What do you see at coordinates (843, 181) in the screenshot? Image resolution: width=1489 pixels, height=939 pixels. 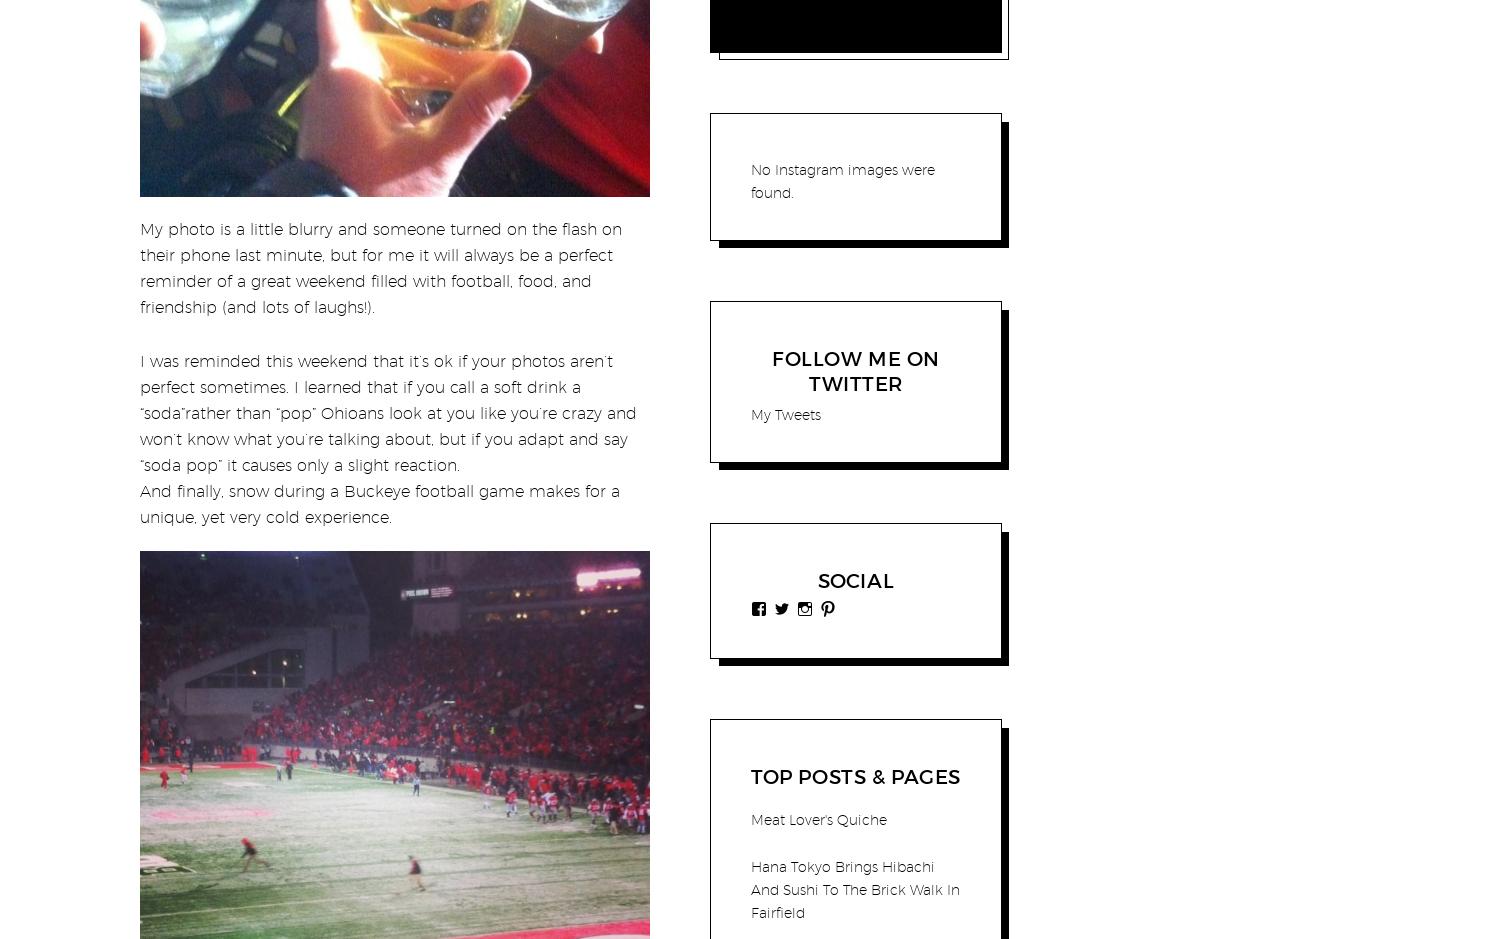 I see `'No Instagram images were found.'` at bounding box center [843, 181].